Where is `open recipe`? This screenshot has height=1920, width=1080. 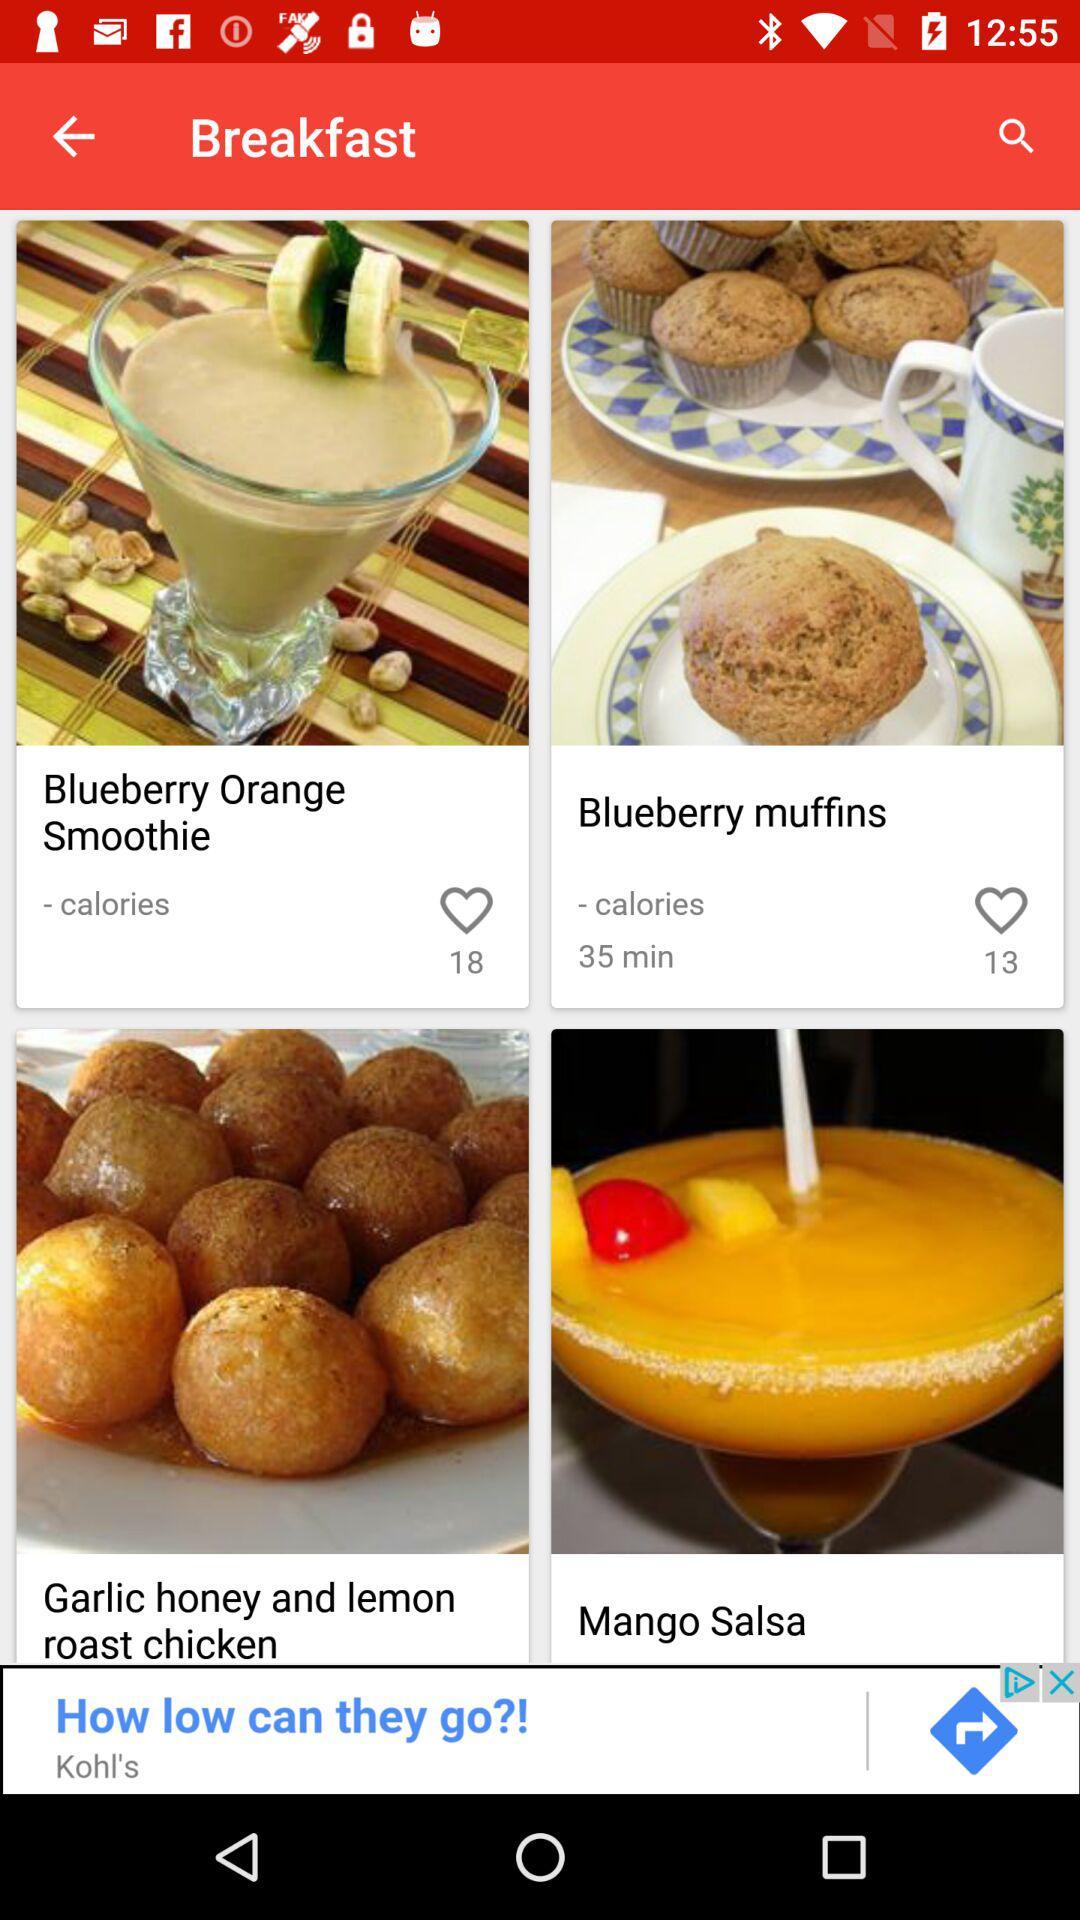
open recipe is located at coordinates (272, 483).